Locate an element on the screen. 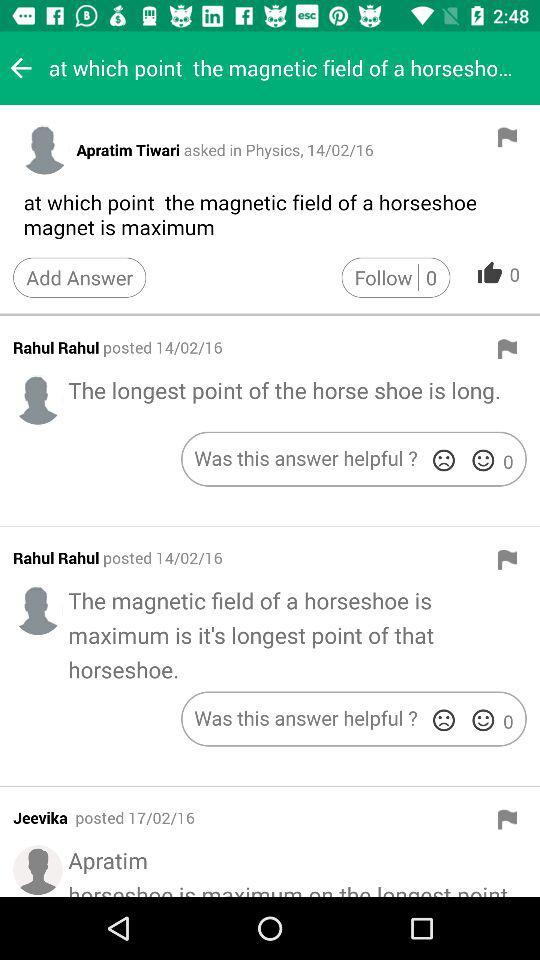  report post is located at coordinates (507, 559).